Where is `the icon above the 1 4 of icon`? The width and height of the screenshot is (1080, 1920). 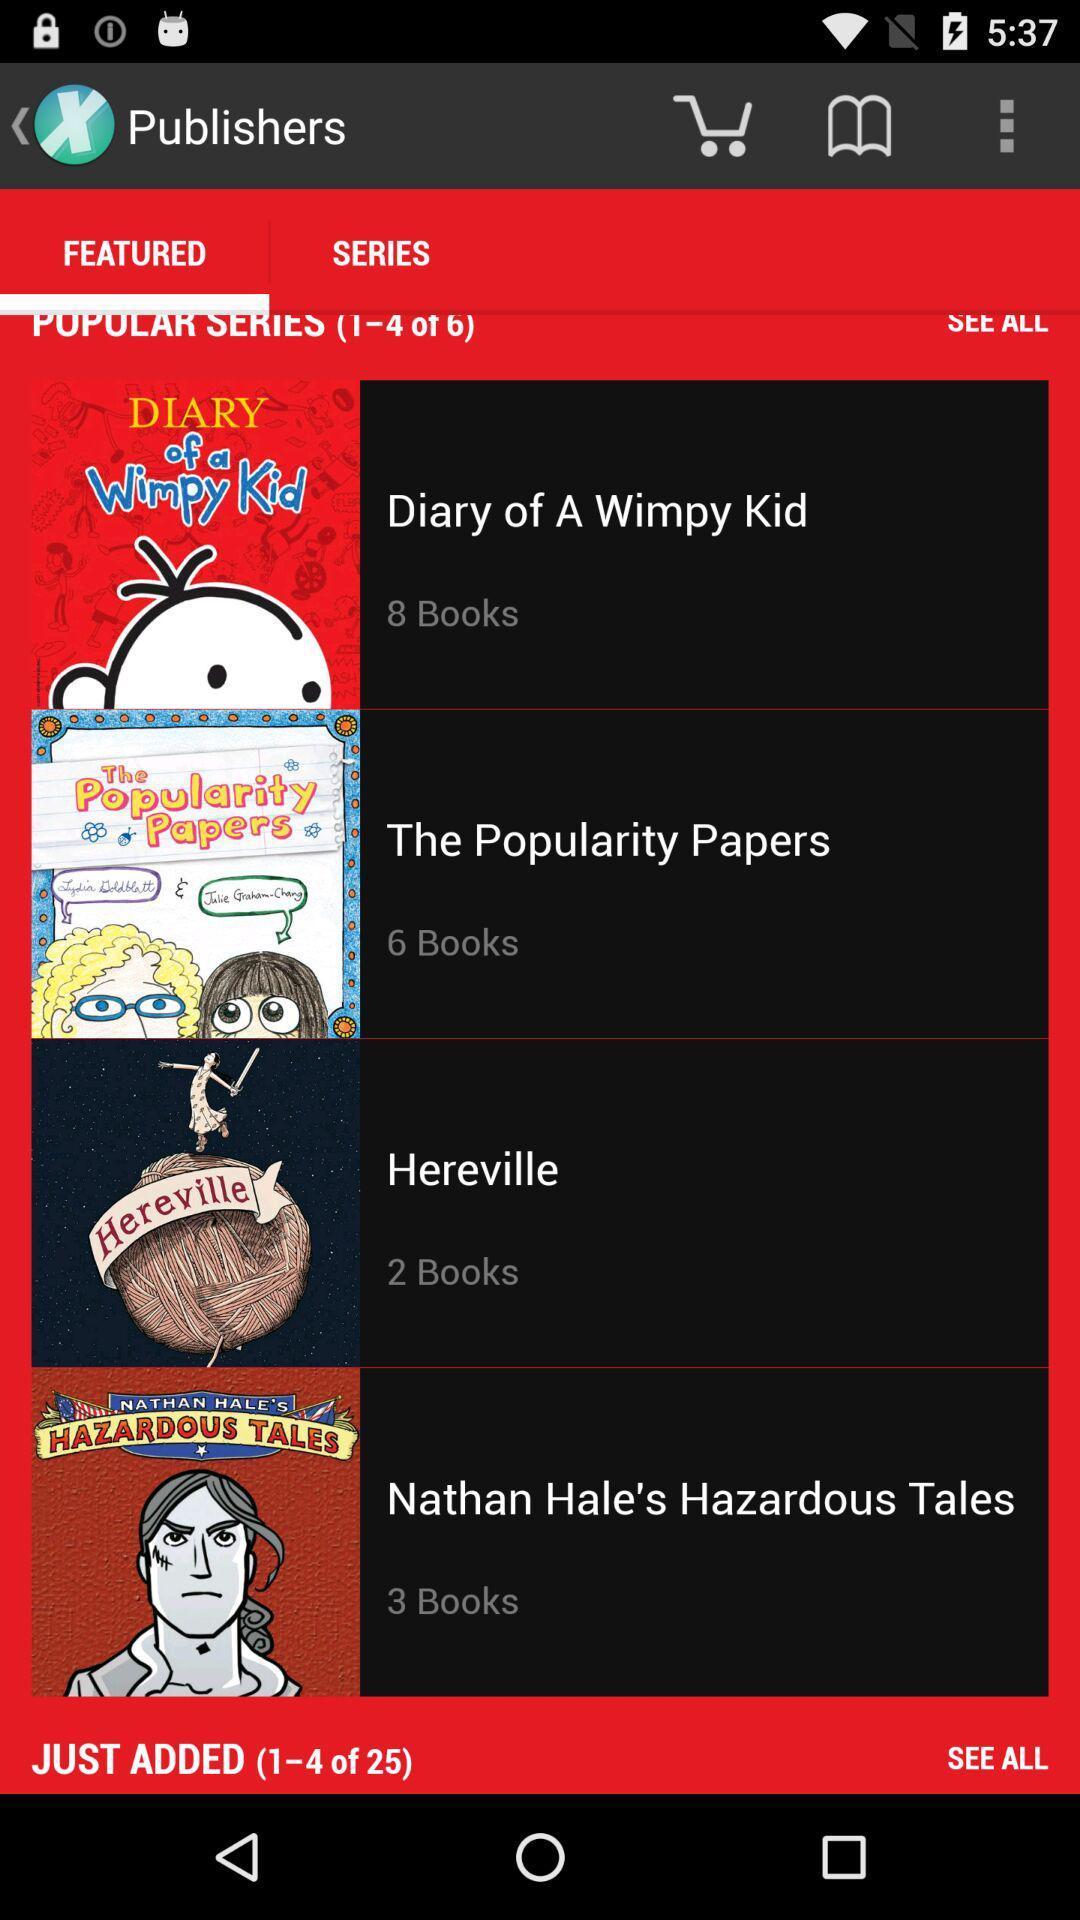
the icon above the 1 4 of icon is located at coordinates (1006, 124).